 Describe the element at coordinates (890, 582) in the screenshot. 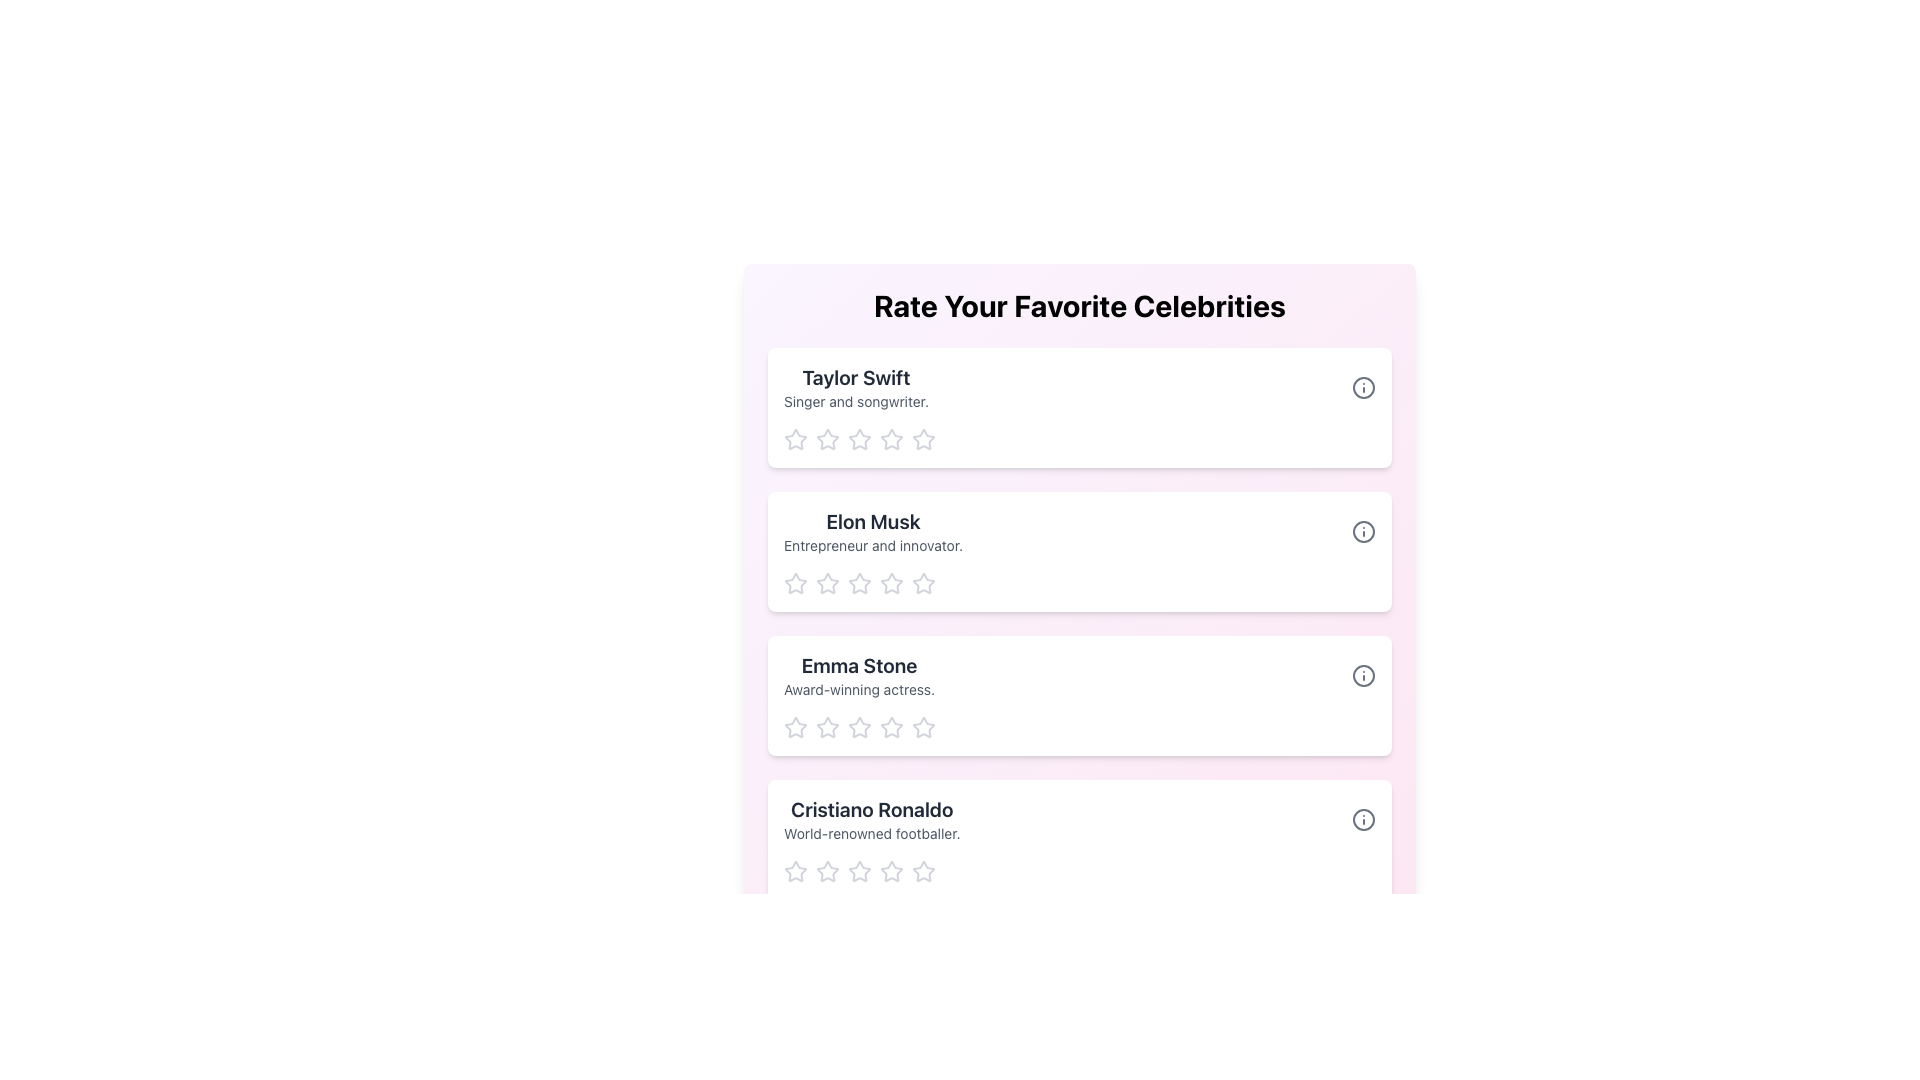

I see `the second star from the left in the five-star rating group under the 'Elon Musk' card` at that location.